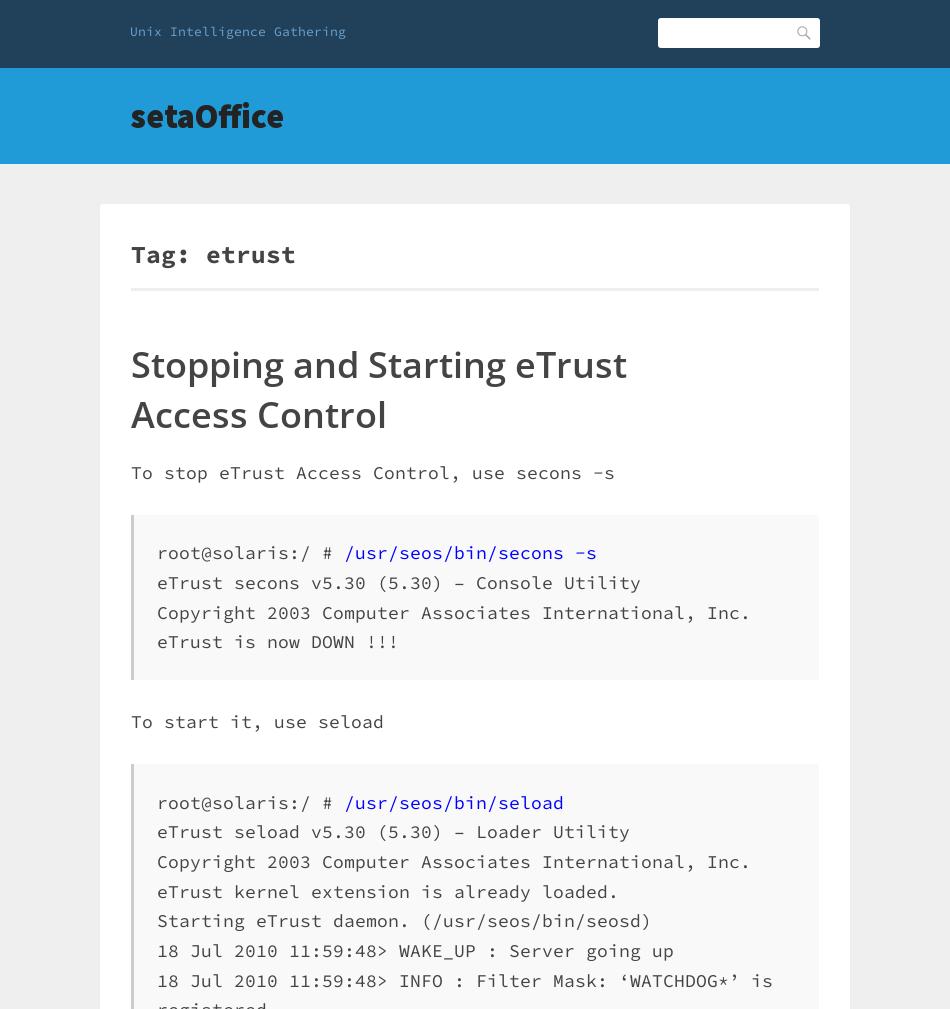  What do you see at coordinates (276, 641) in the screenshot?
I see `'eTrust is now DOWN !!!'` at bounding box center [276, 641].